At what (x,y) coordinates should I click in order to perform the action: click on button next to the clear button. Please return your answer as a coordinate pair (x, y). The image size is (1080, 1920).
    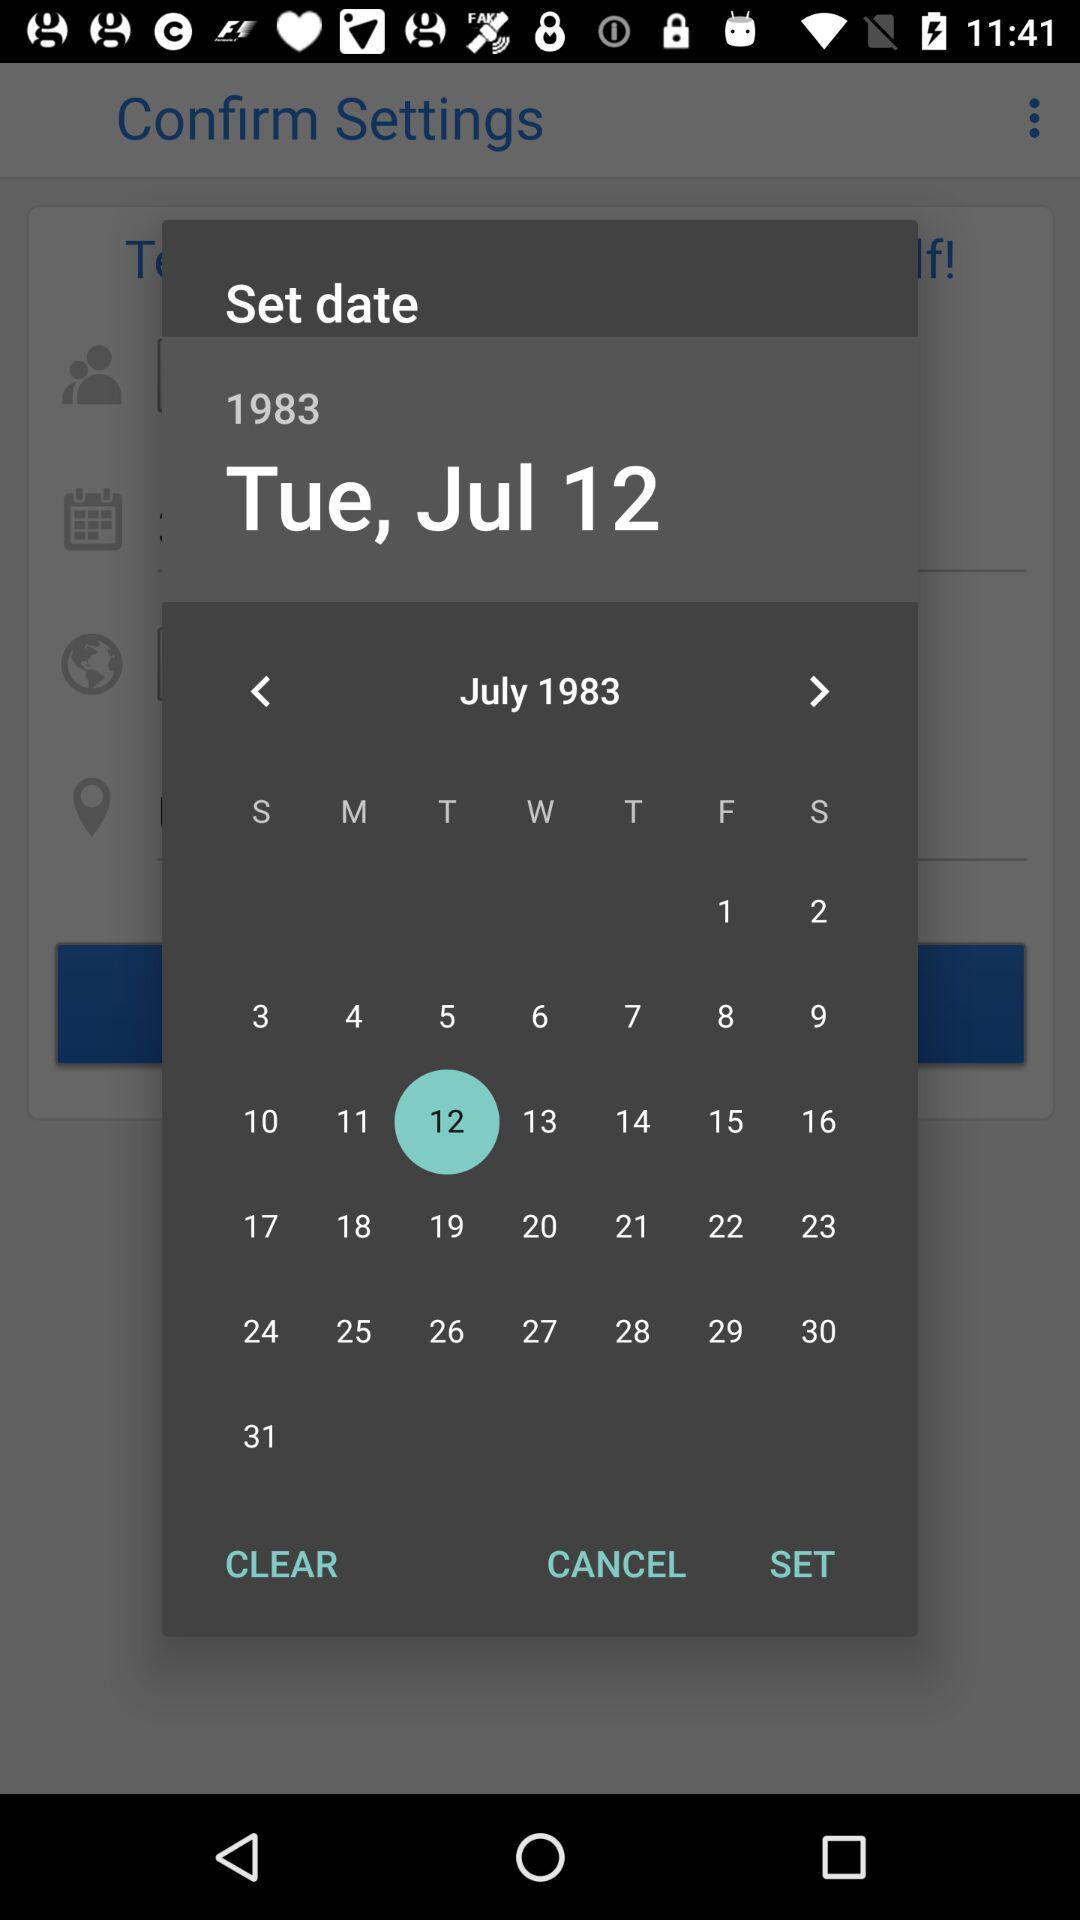
    Looking at the image, I should click on (615, 1562).